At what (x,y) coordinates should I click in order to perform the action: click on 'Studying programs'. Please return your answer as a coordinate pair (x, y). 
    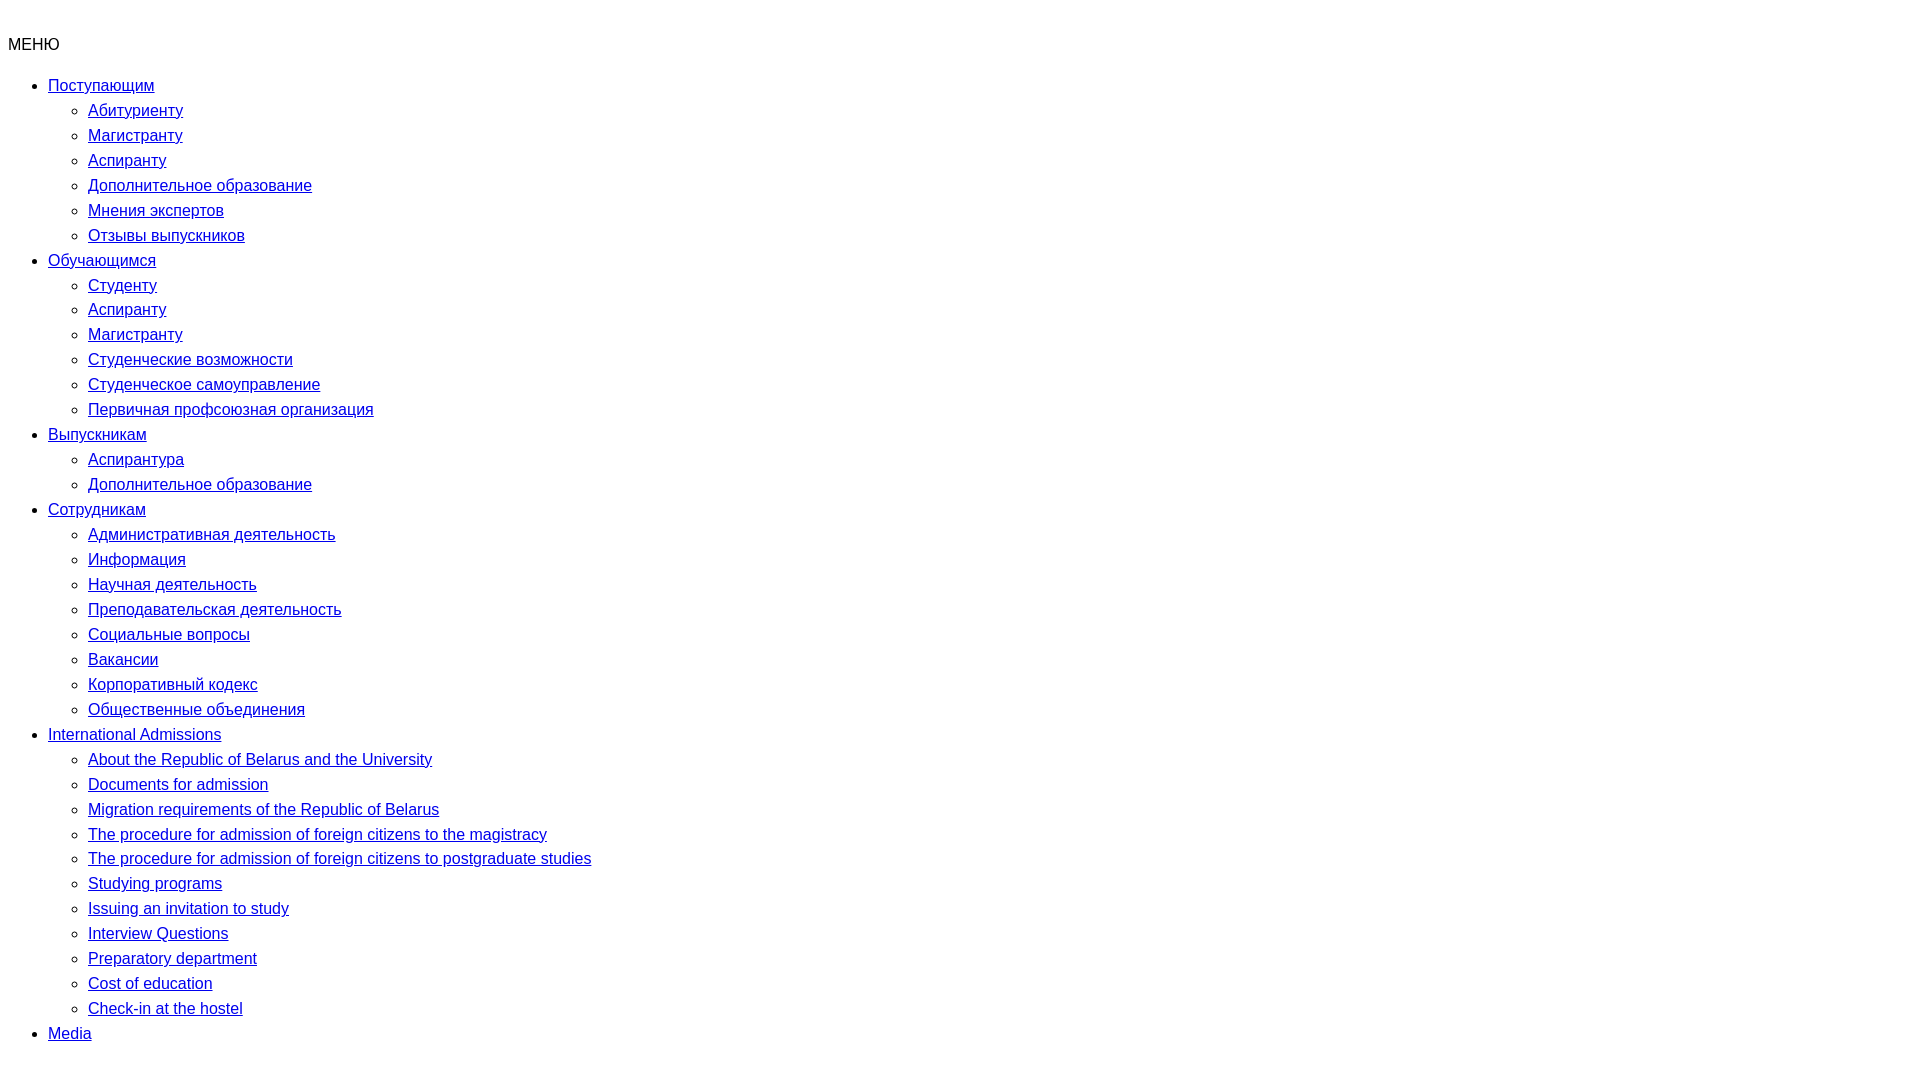
    Looking at the image, I should click on (153, 882).